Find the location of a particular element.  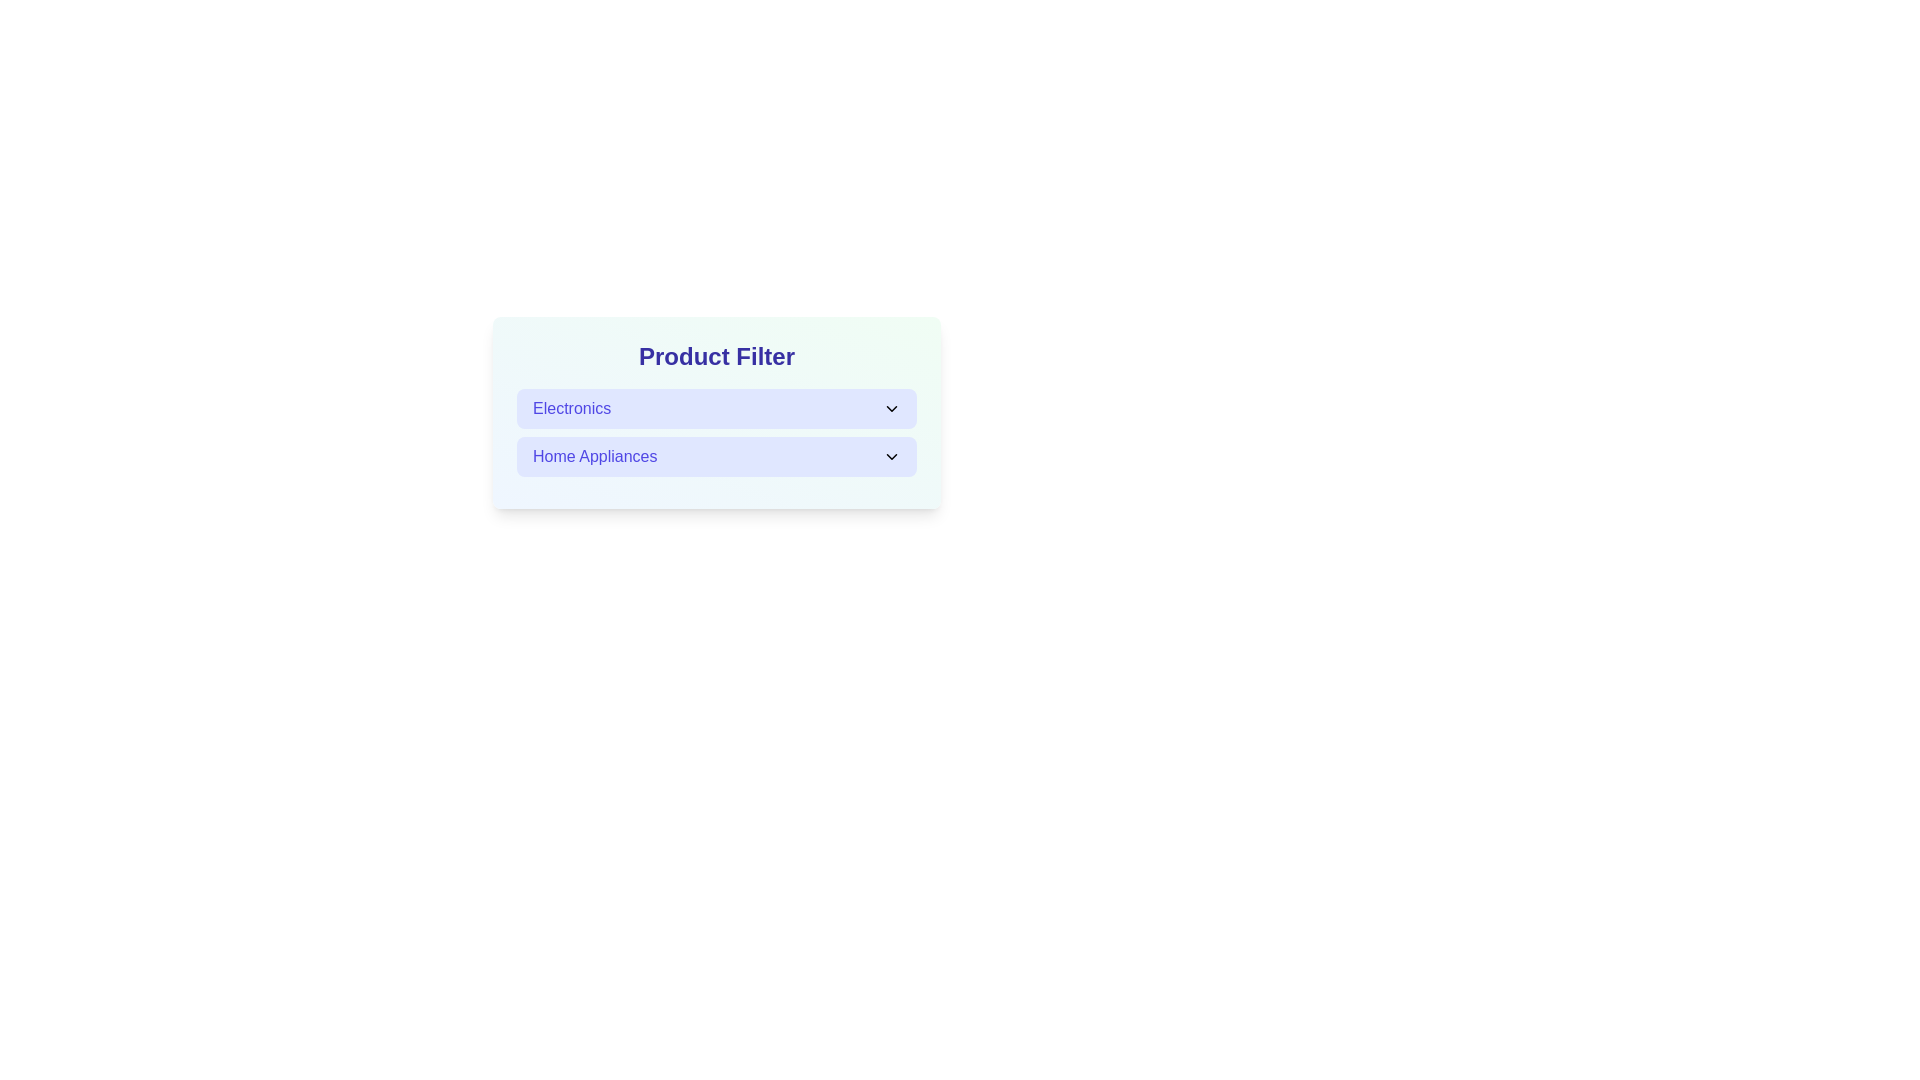

the chevron icon located at the top-right corner of the 'Home Appliances' row in the 'Product Filter' section is located at coordinates (891, 456).